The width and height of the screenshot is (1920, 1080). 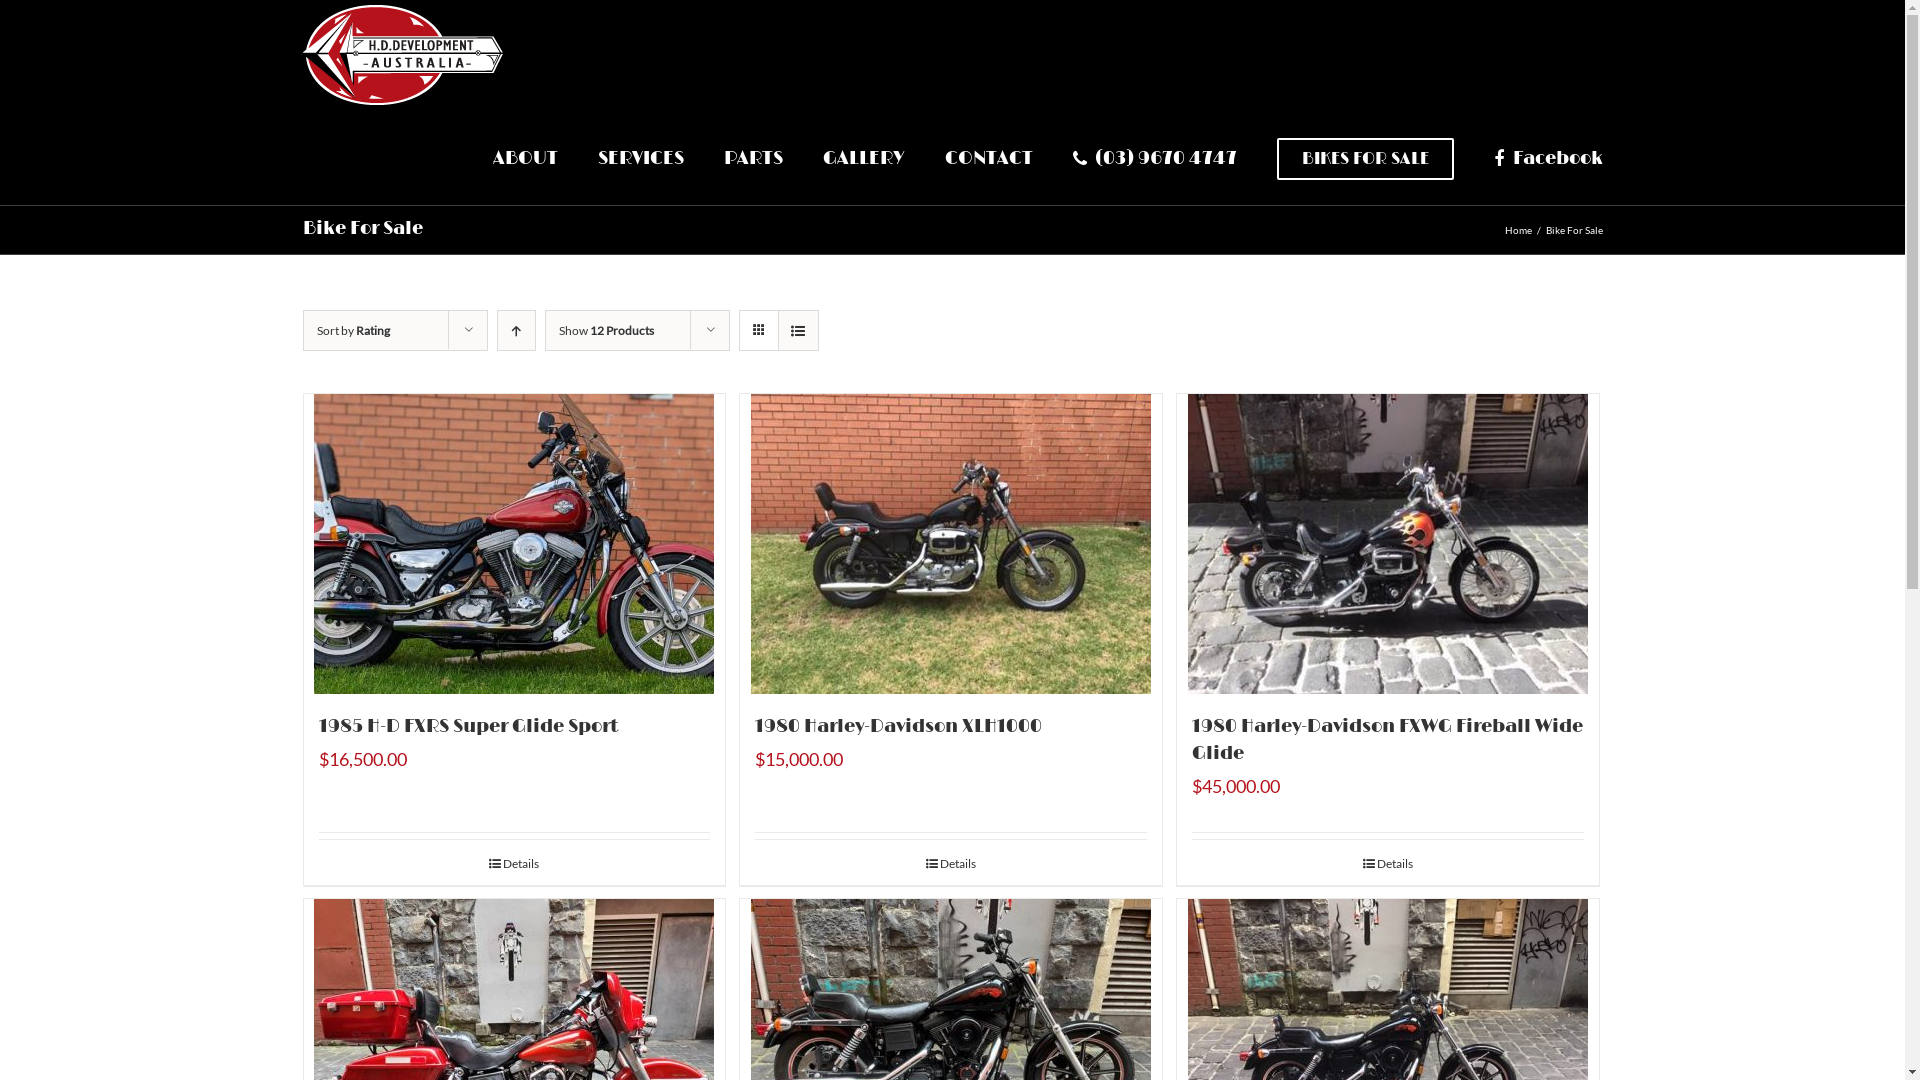 What do you see at coordinates (897, 726) in the screenshot?
I see `'1980 Harley-Davidson XLH1000'` at bounding box center [897, 726].